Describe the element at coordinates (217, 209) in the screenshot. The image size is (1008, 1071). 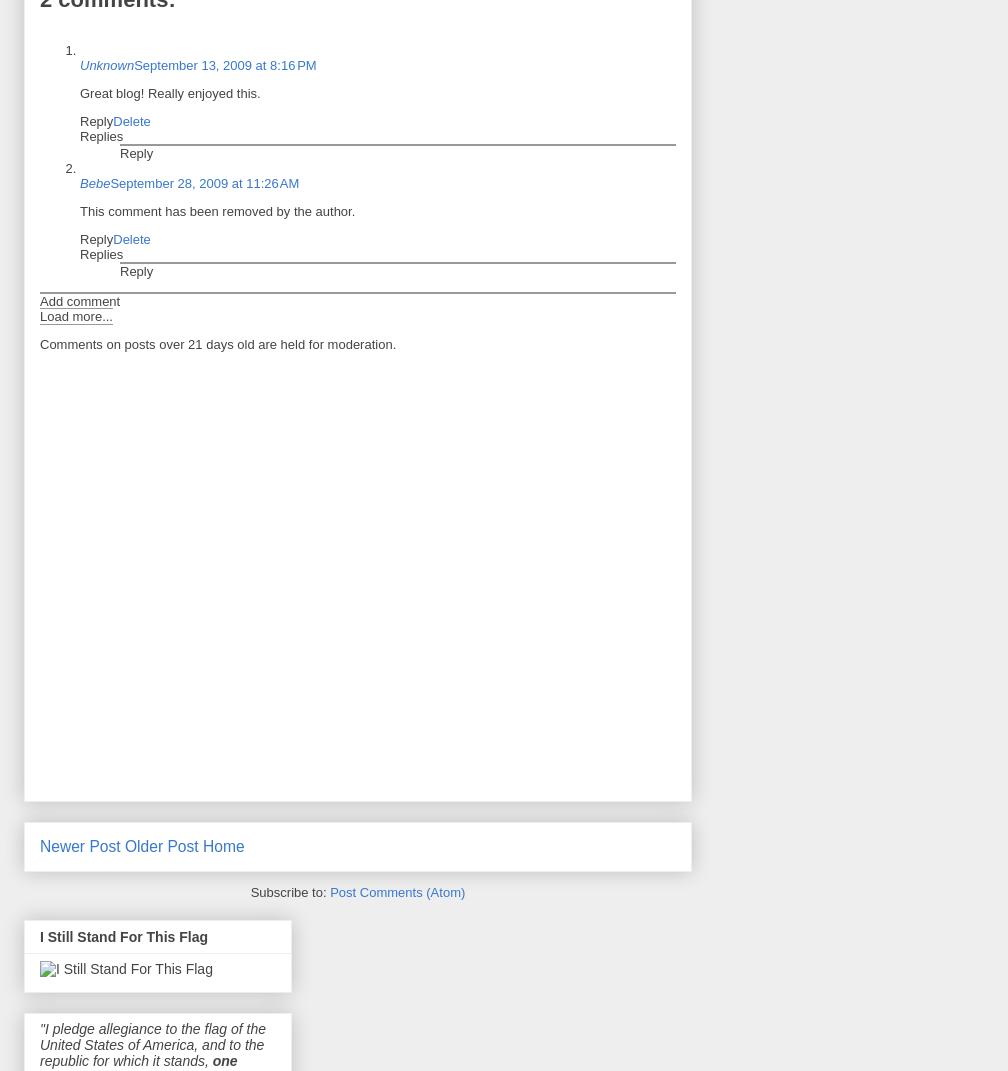
I see `'This comment has been removed by the author.'` at that location.